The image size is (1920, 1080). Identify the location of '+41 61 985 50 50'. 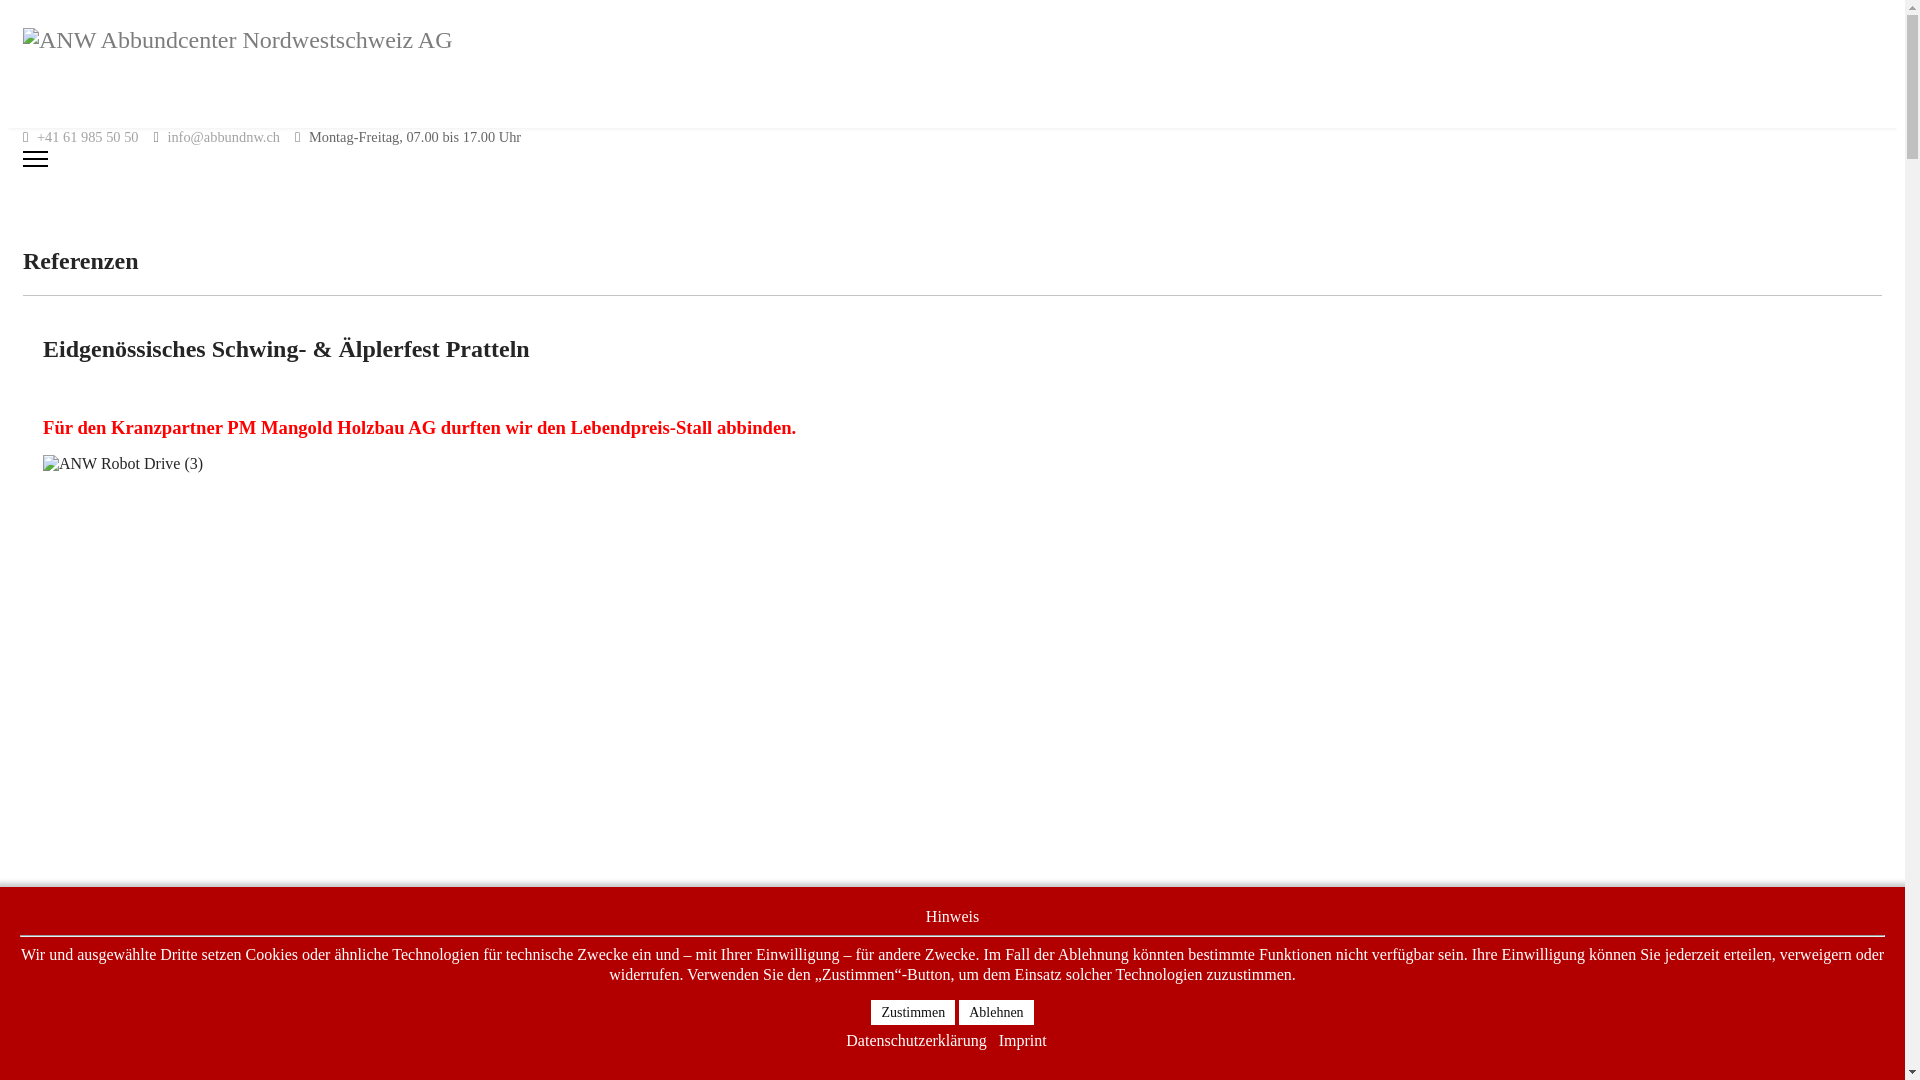
(86, 136).